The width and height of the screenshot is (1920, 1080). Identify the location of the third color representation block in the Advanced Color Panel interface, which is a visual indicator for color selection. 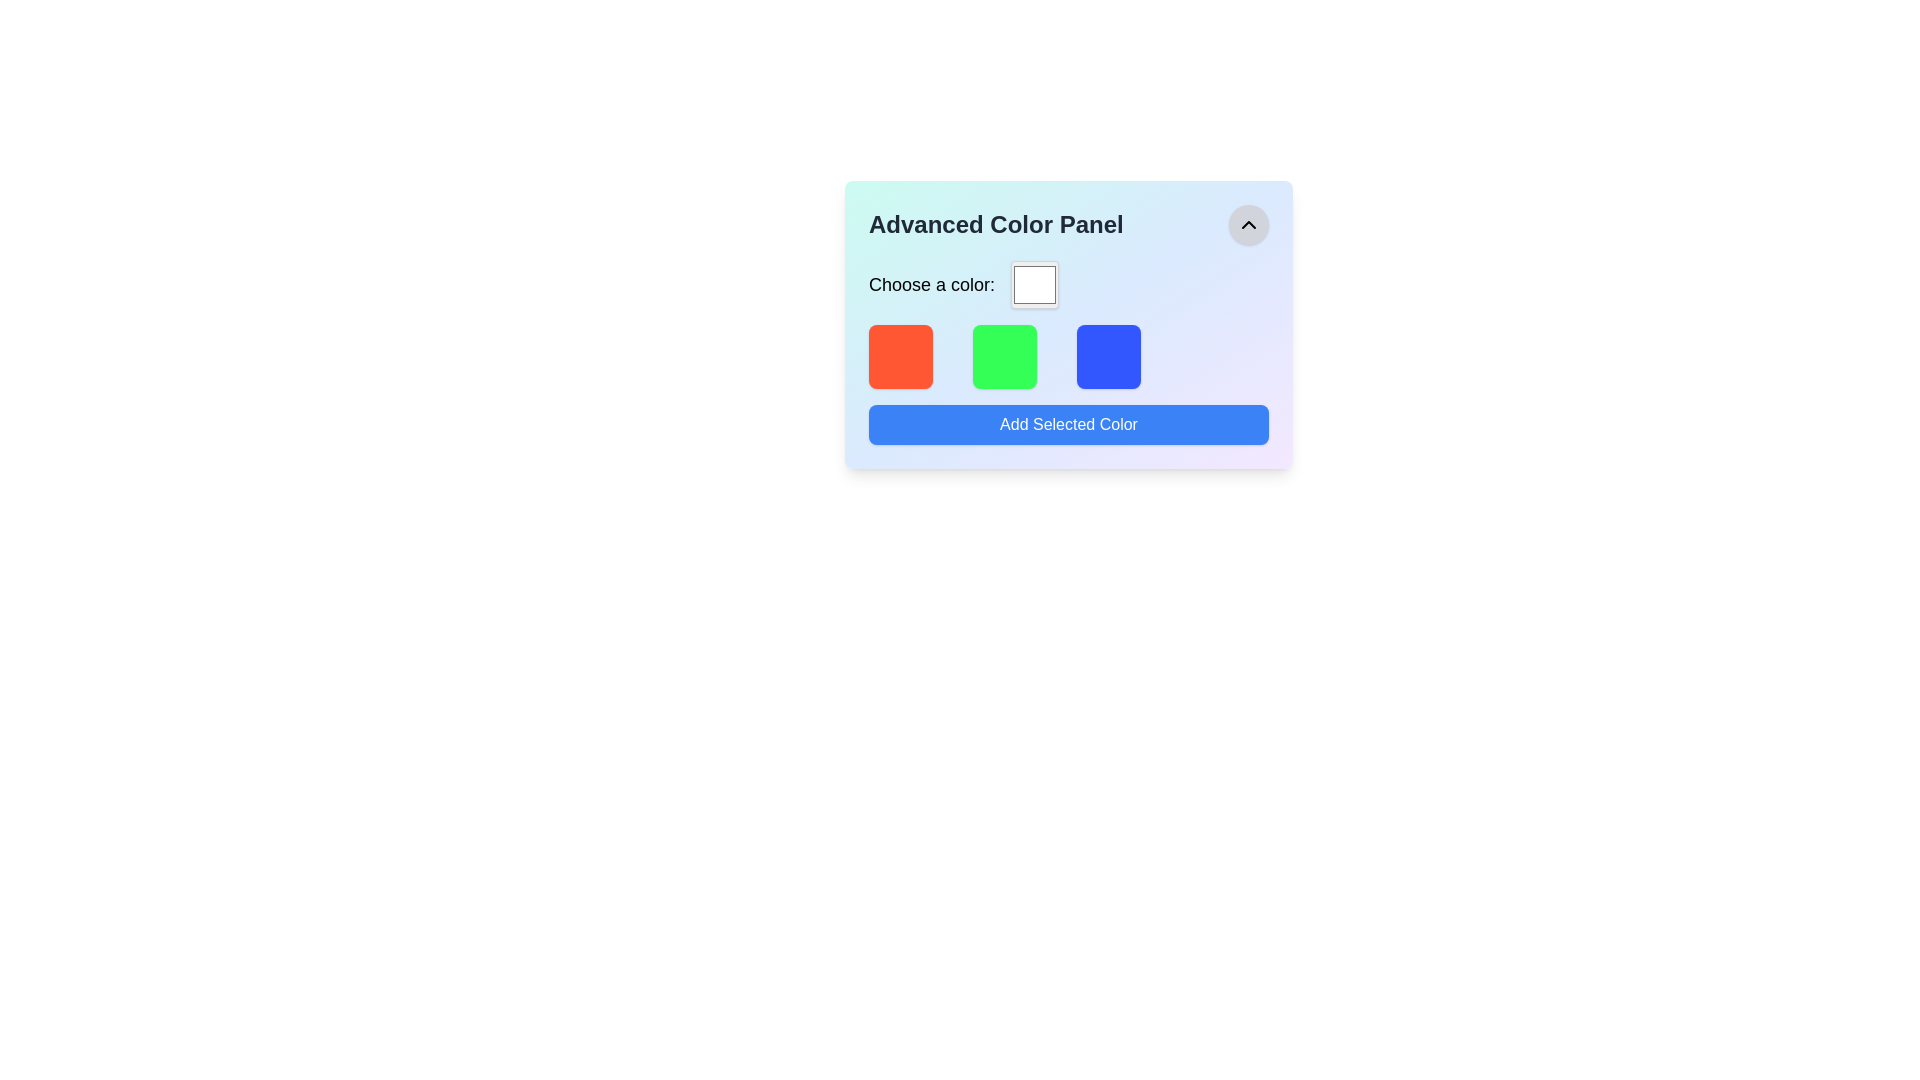
(1107, 356).